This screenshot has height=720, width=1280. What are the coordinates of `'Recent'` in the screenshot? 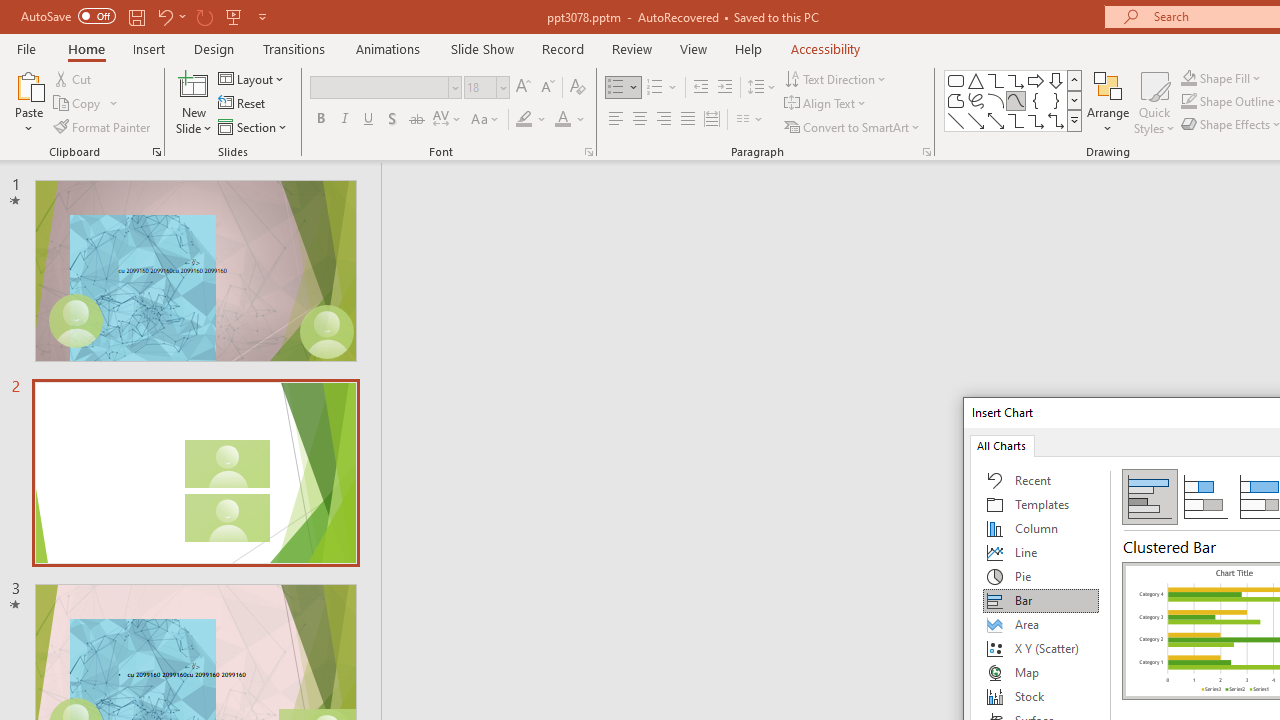 It's located at (1040, 480).